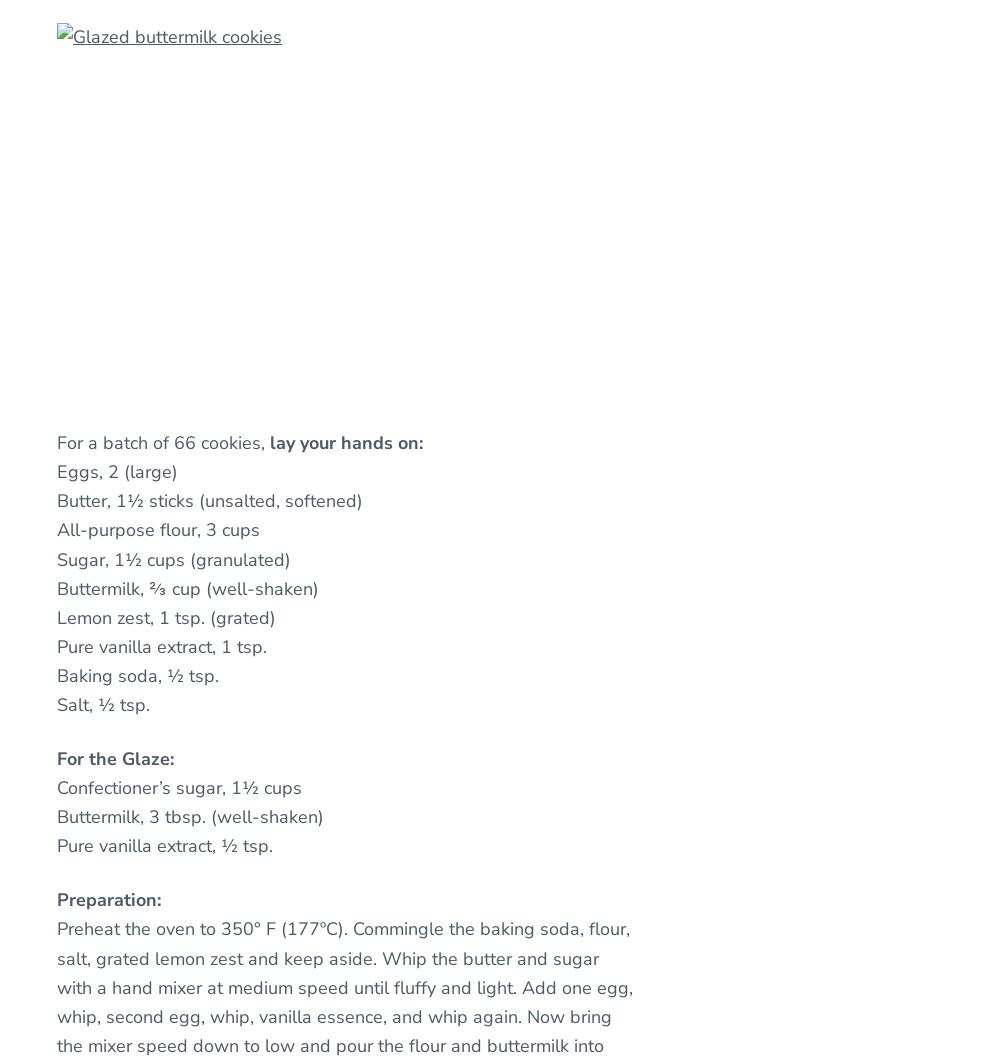  I want to click on 'Lemon zest, 1 tsp. (grated)', so click(166, 615).